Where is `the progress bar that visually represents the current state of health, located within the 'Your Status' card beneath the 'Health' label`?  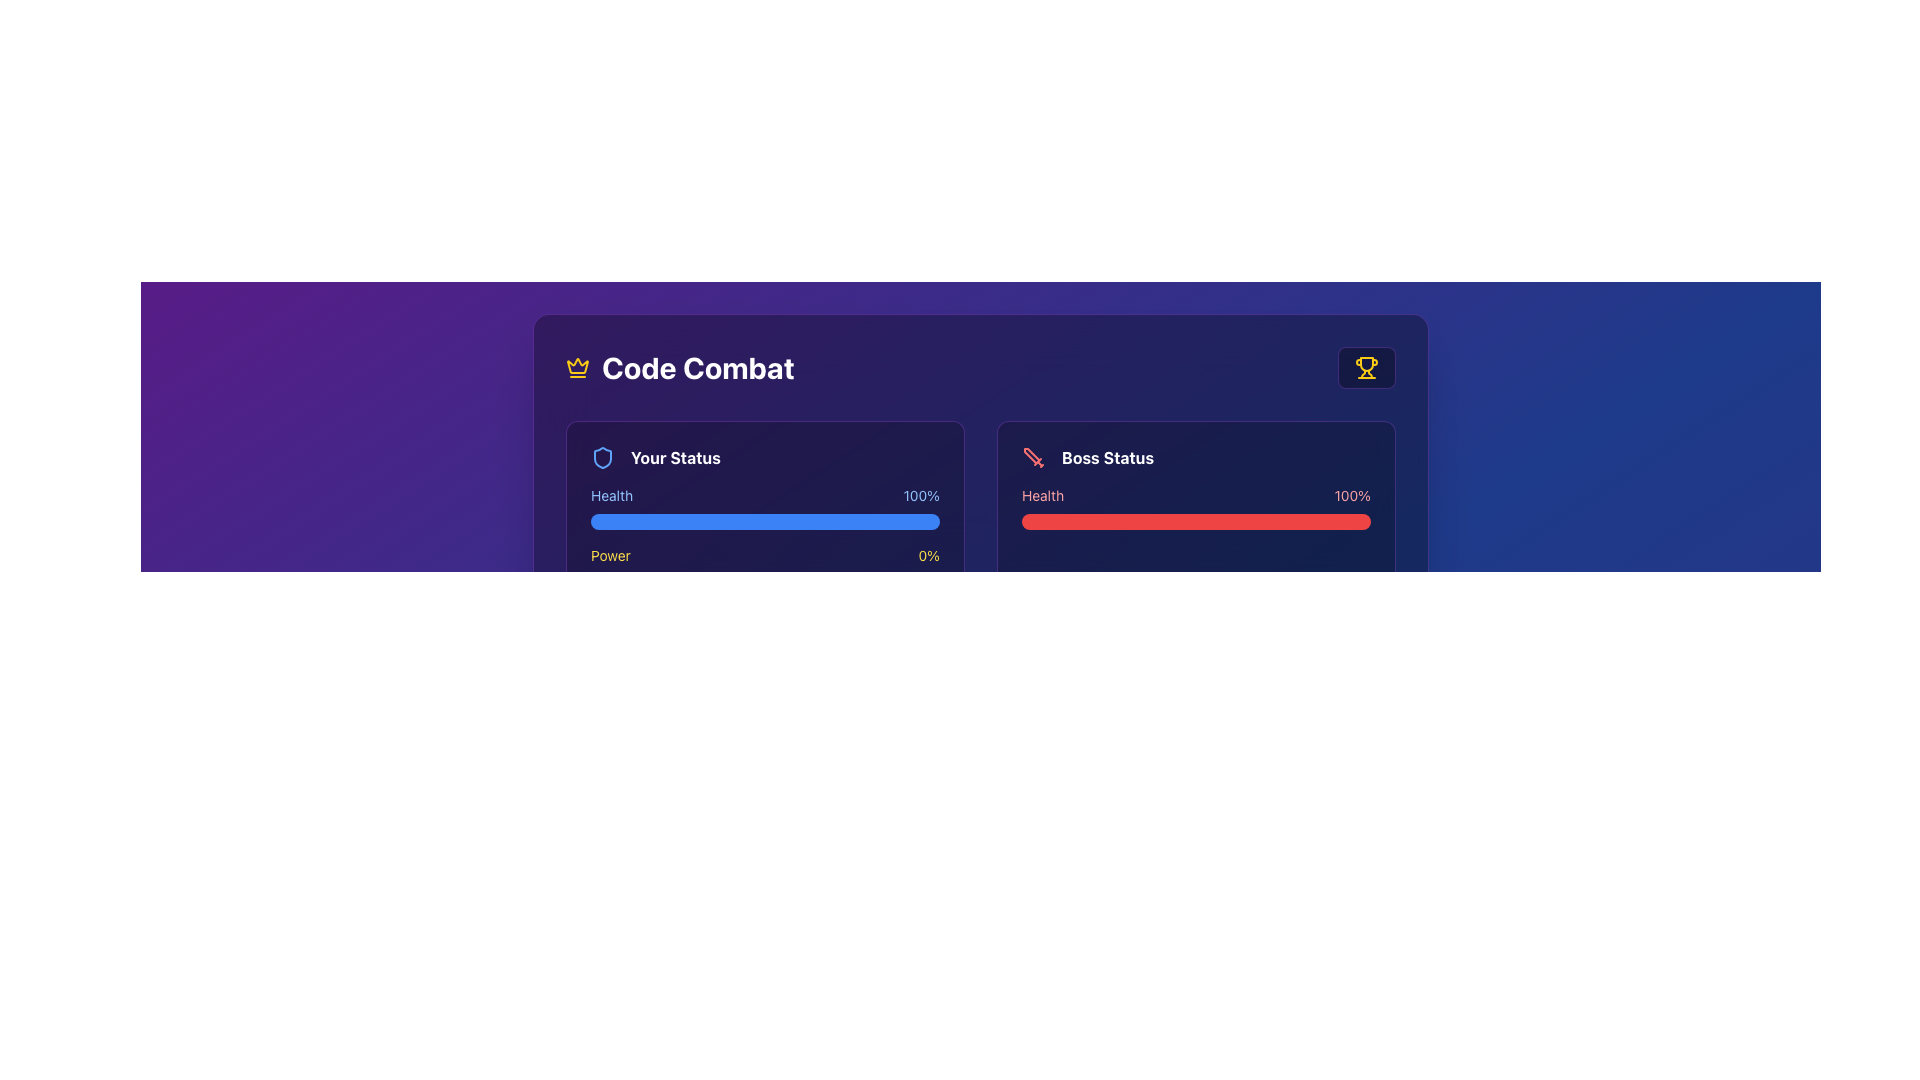 the progress bar that visually represents the current state of health, located within the 'Your Status' card beneath the 'Health' label is located at coordinates (764, 520).